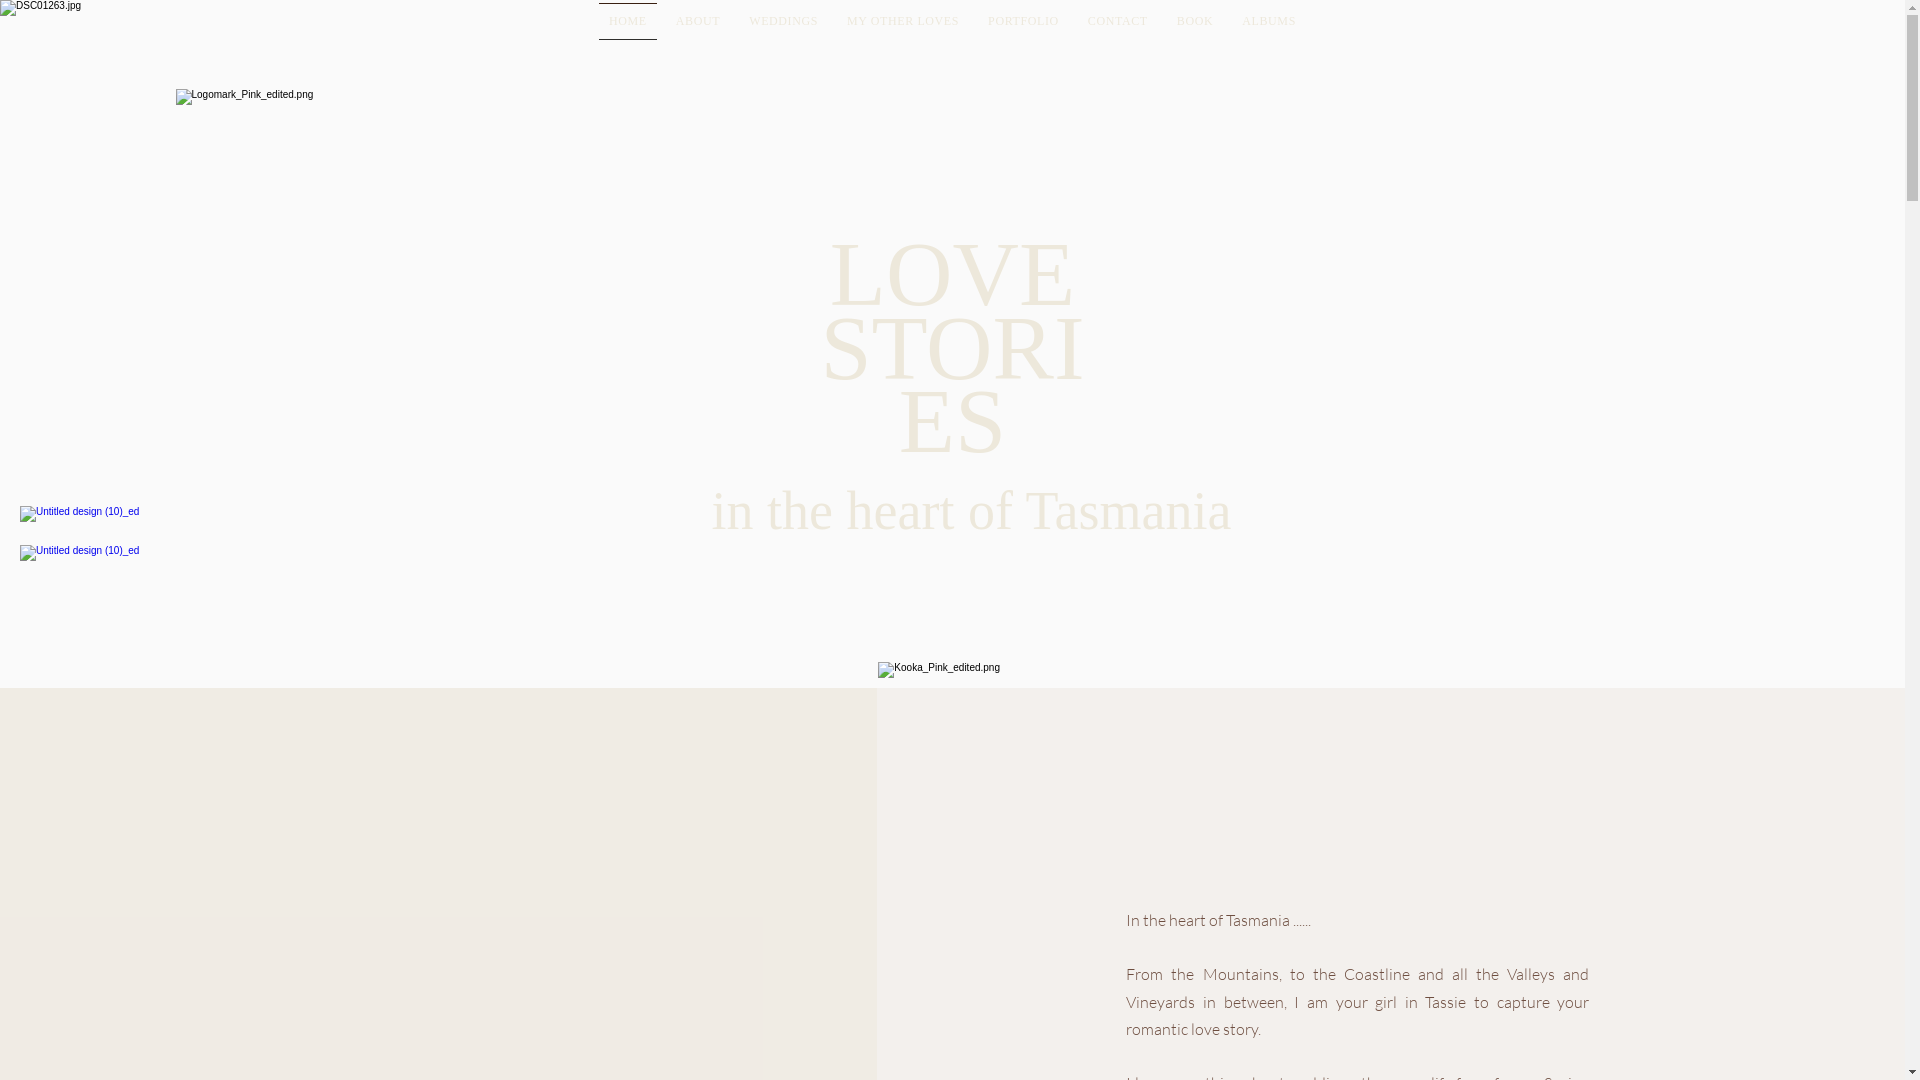  What do you see at coordinates (1166, 21) in the screenshot?
I see `'BOOK'` at bounding box center [1166, 21].